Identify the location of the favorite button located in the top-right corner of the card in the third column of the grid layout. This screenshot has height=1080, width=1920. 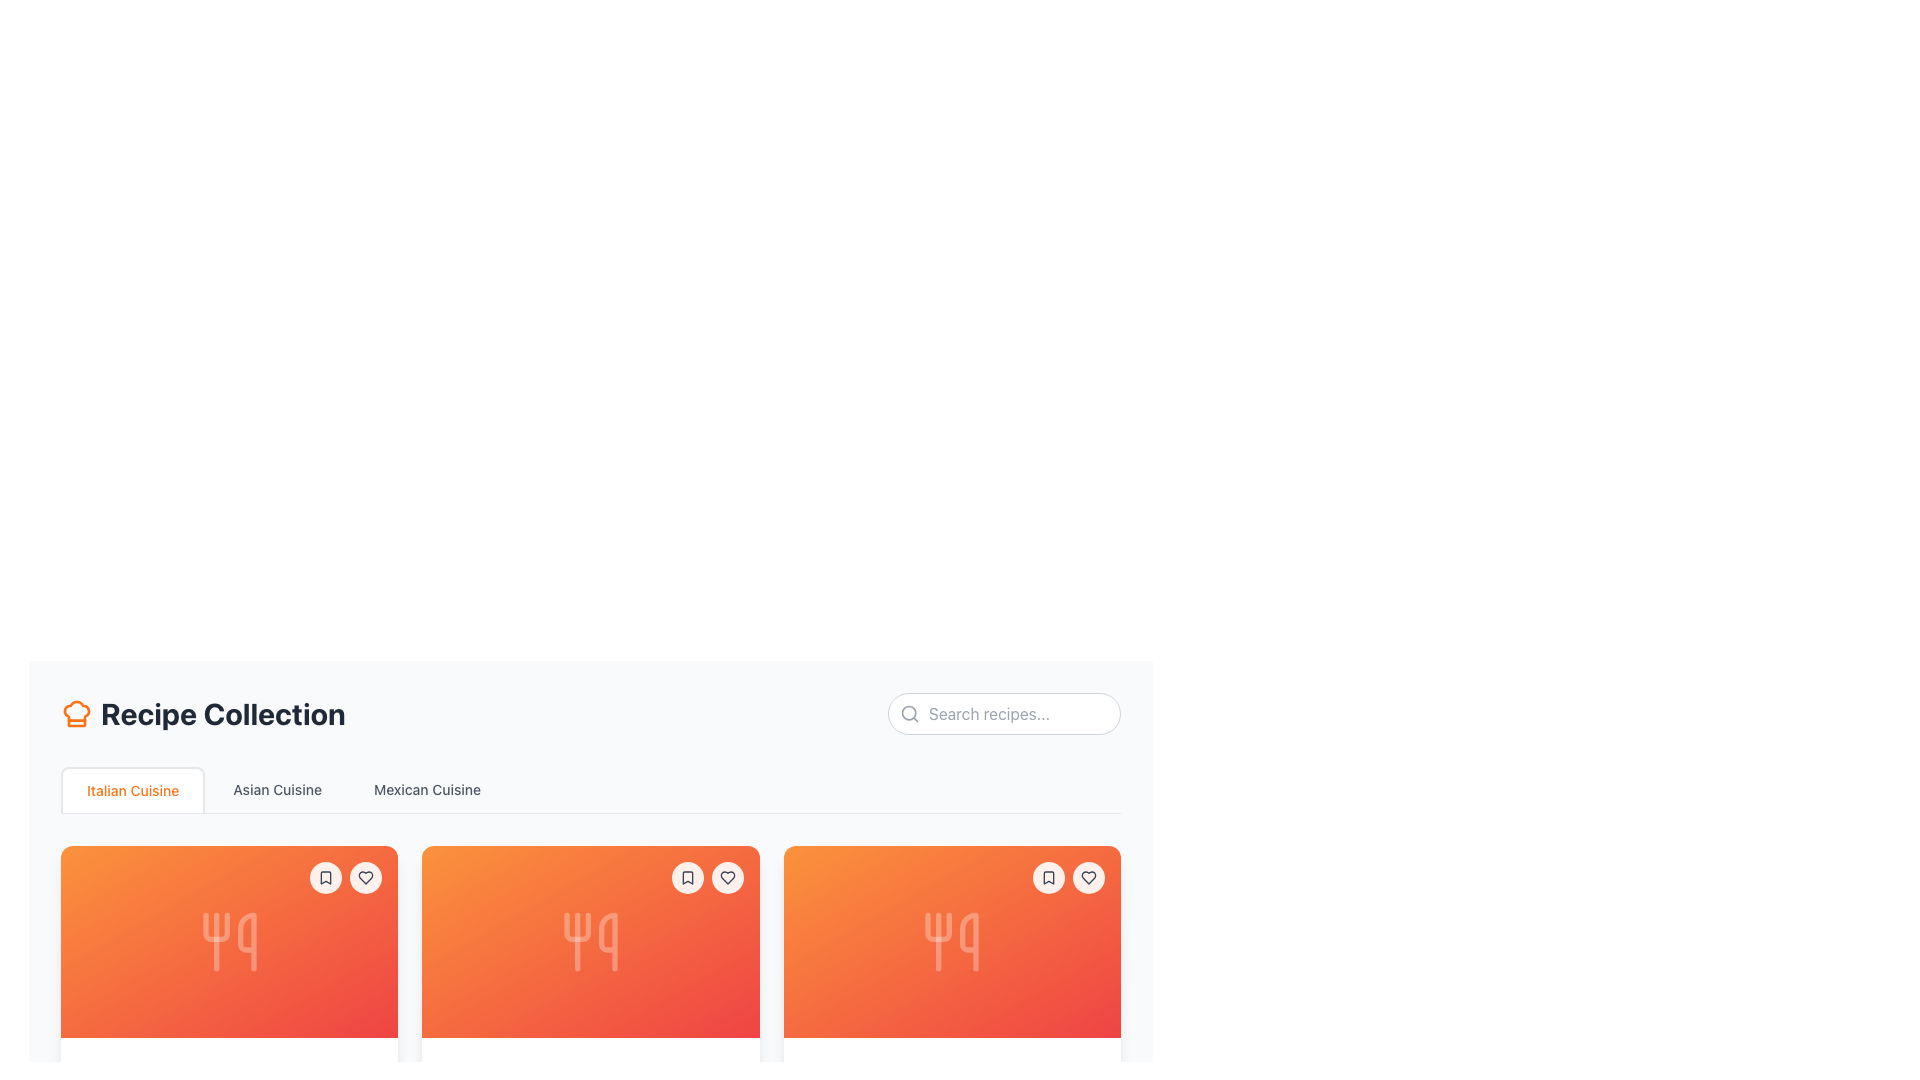
(1088, 877).